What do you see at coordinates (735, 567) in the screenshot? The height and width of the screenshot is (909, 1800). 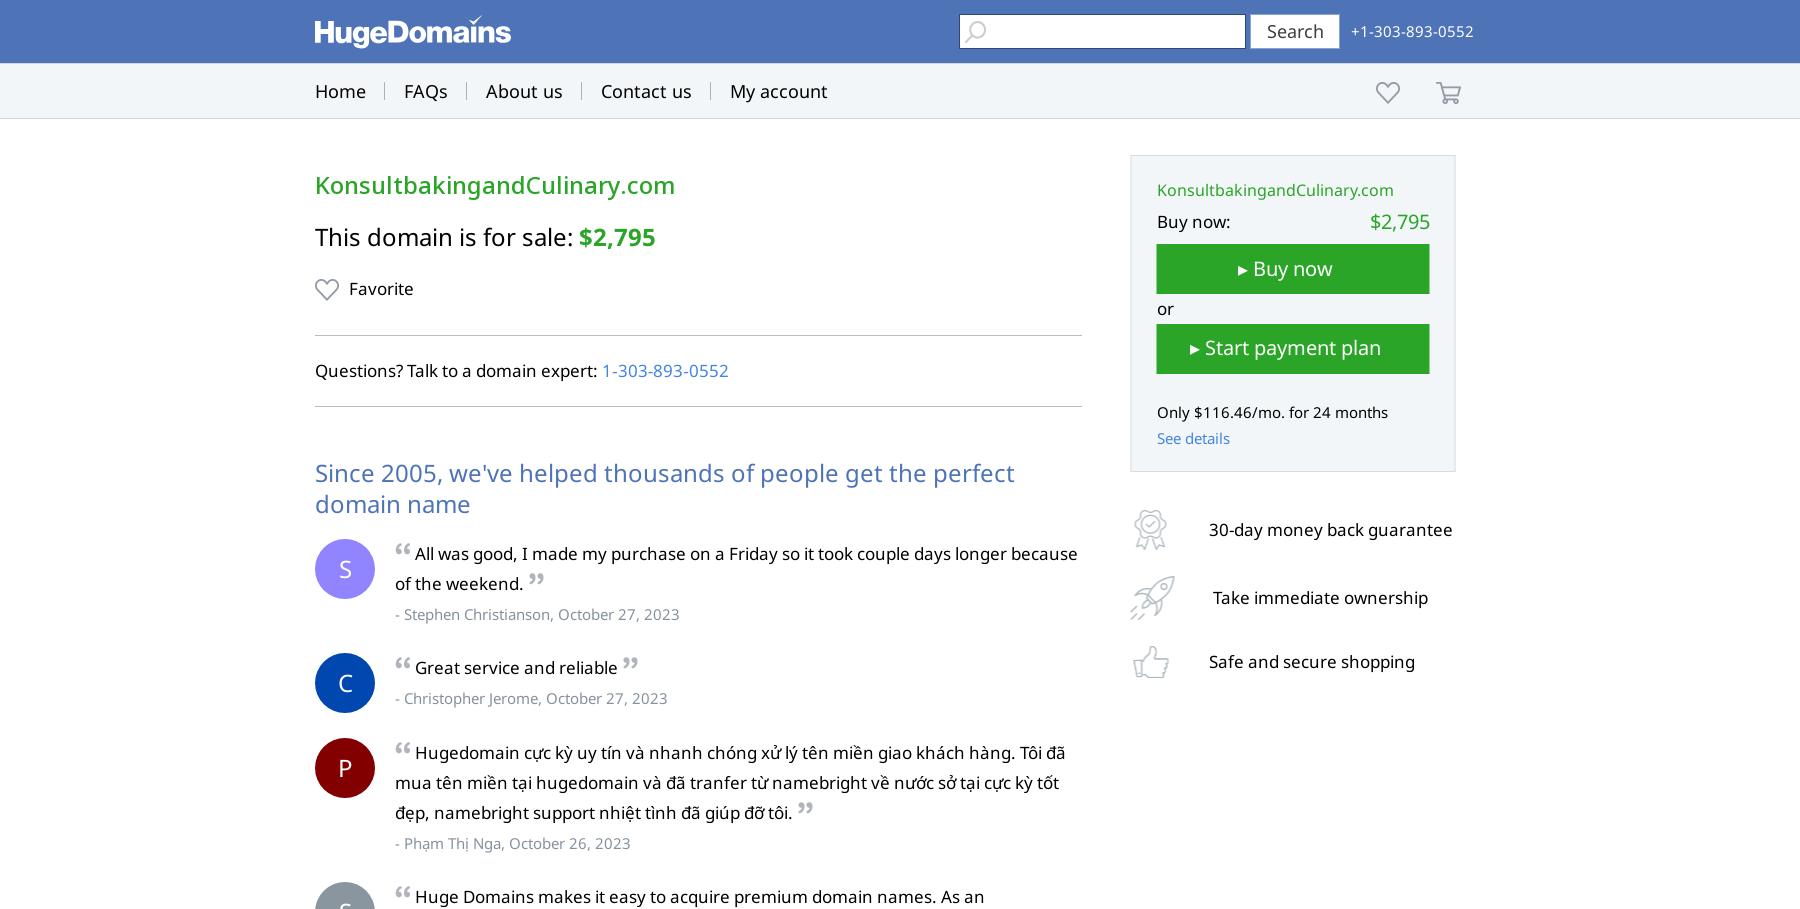 I see `'All was good, I made my purchase on a Friday so it took couple days longer because of the weekend.'` at bounding box center [735, 567].